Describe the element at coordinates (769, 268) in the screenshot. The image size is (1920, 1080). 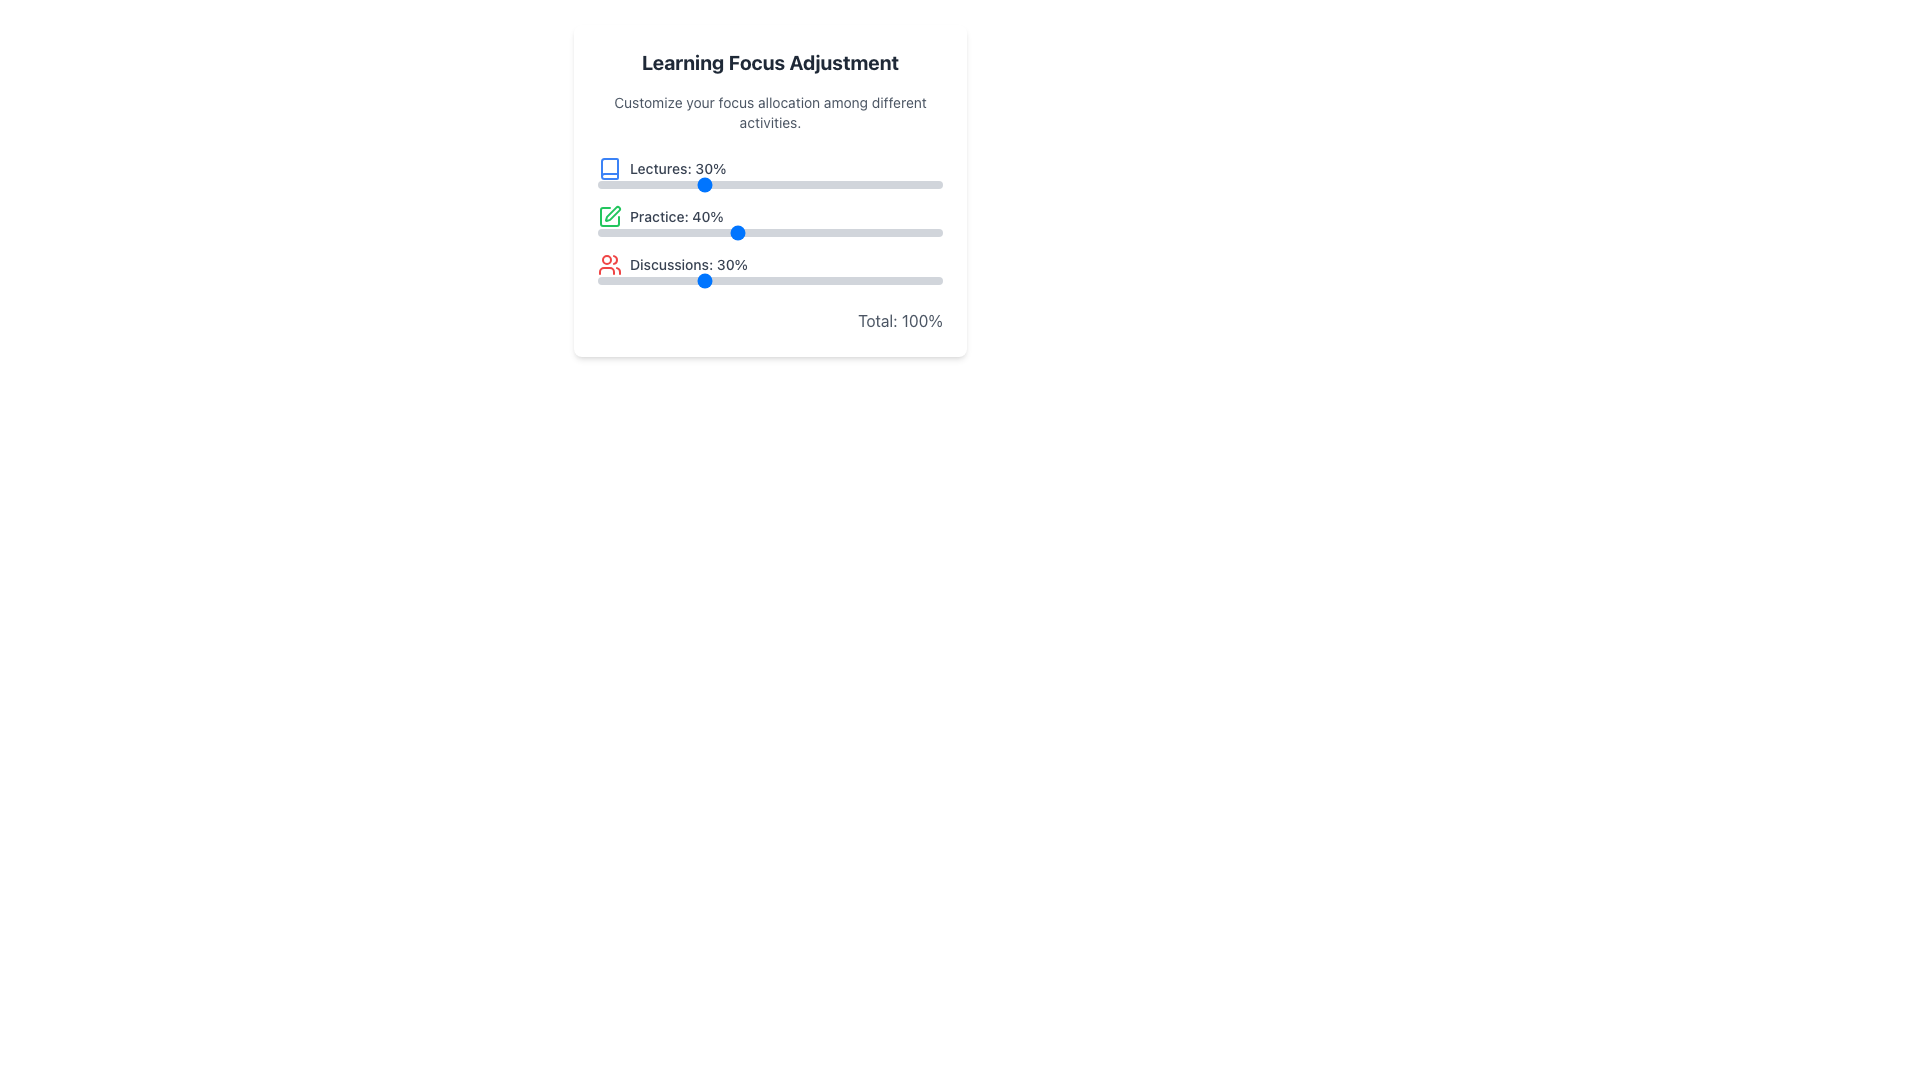
I see `the red user icon representation adjacent to the text label 'Discussions: 30%' in the third entry under the class 'space-y-4'` at that location.